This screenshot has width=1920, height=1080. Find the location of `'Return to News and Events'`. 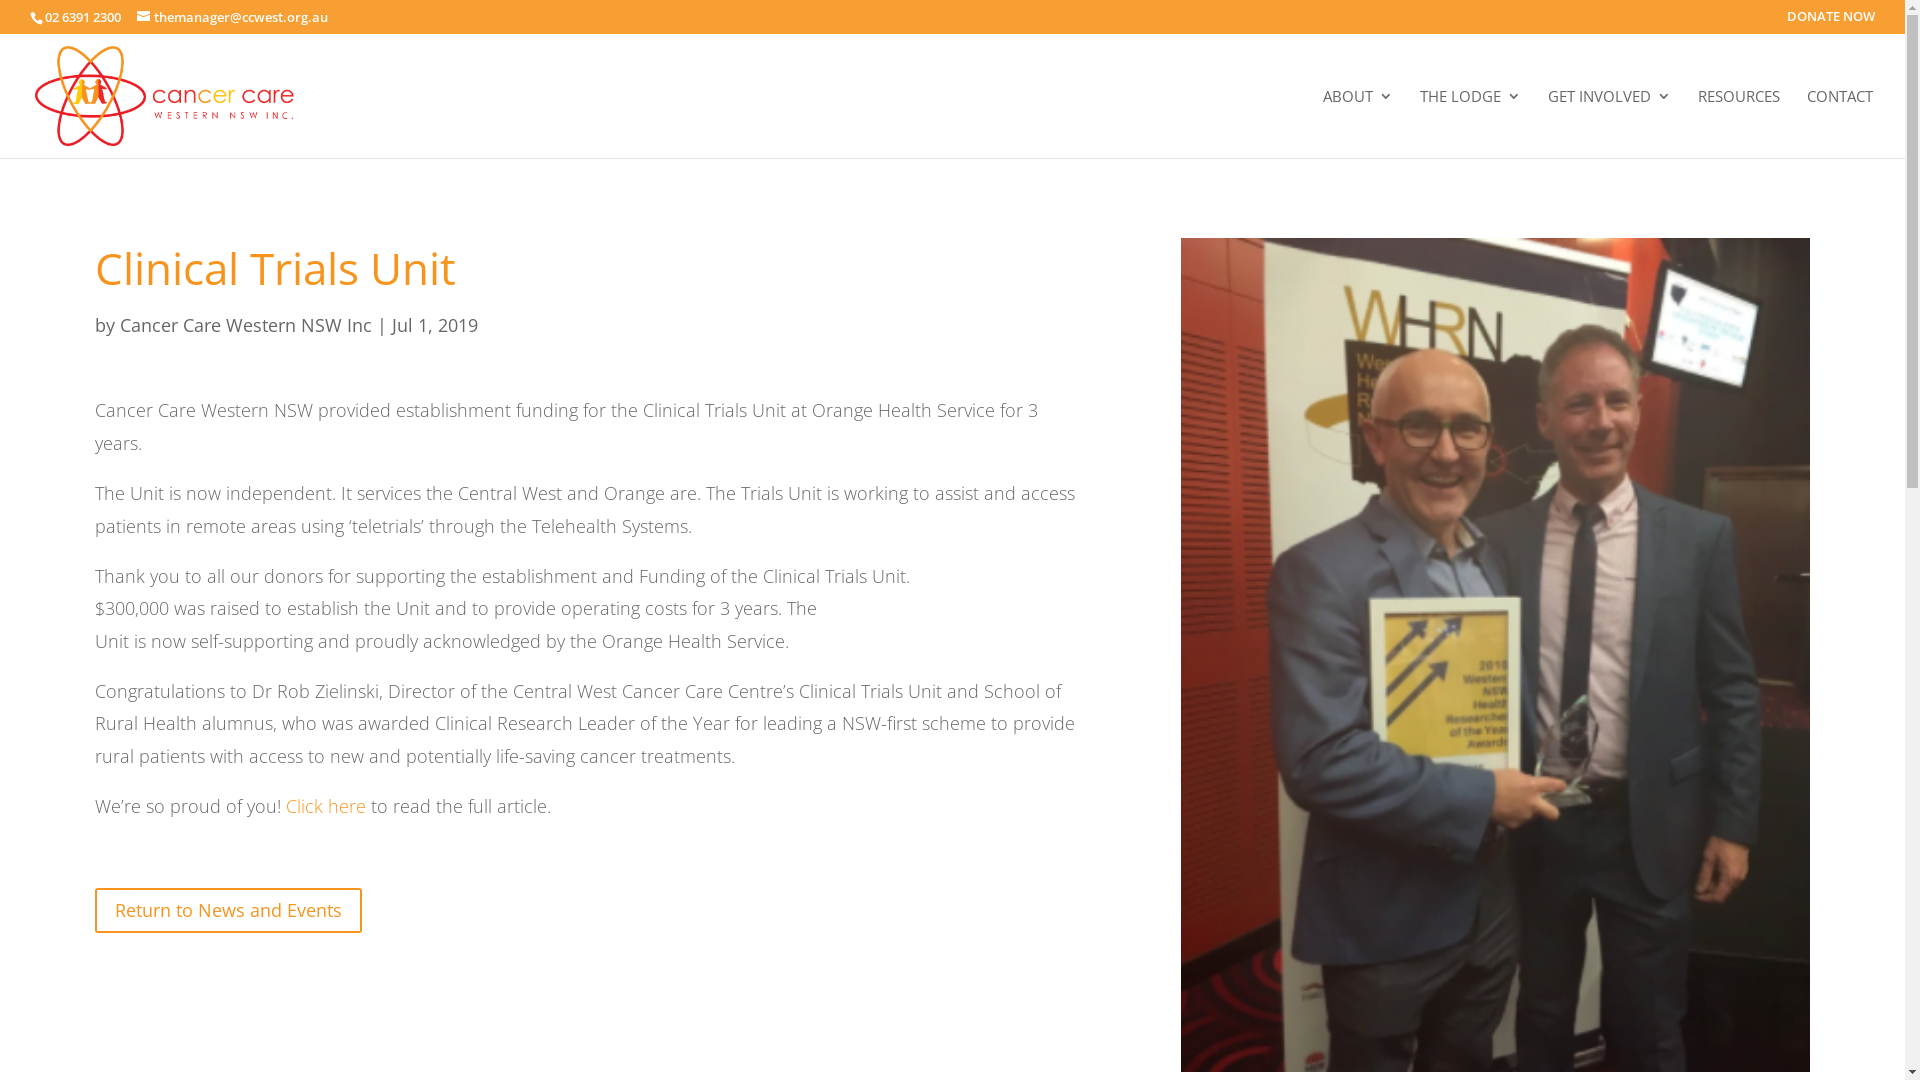

'Return to News and Events' is located at coordinates (228, 910).